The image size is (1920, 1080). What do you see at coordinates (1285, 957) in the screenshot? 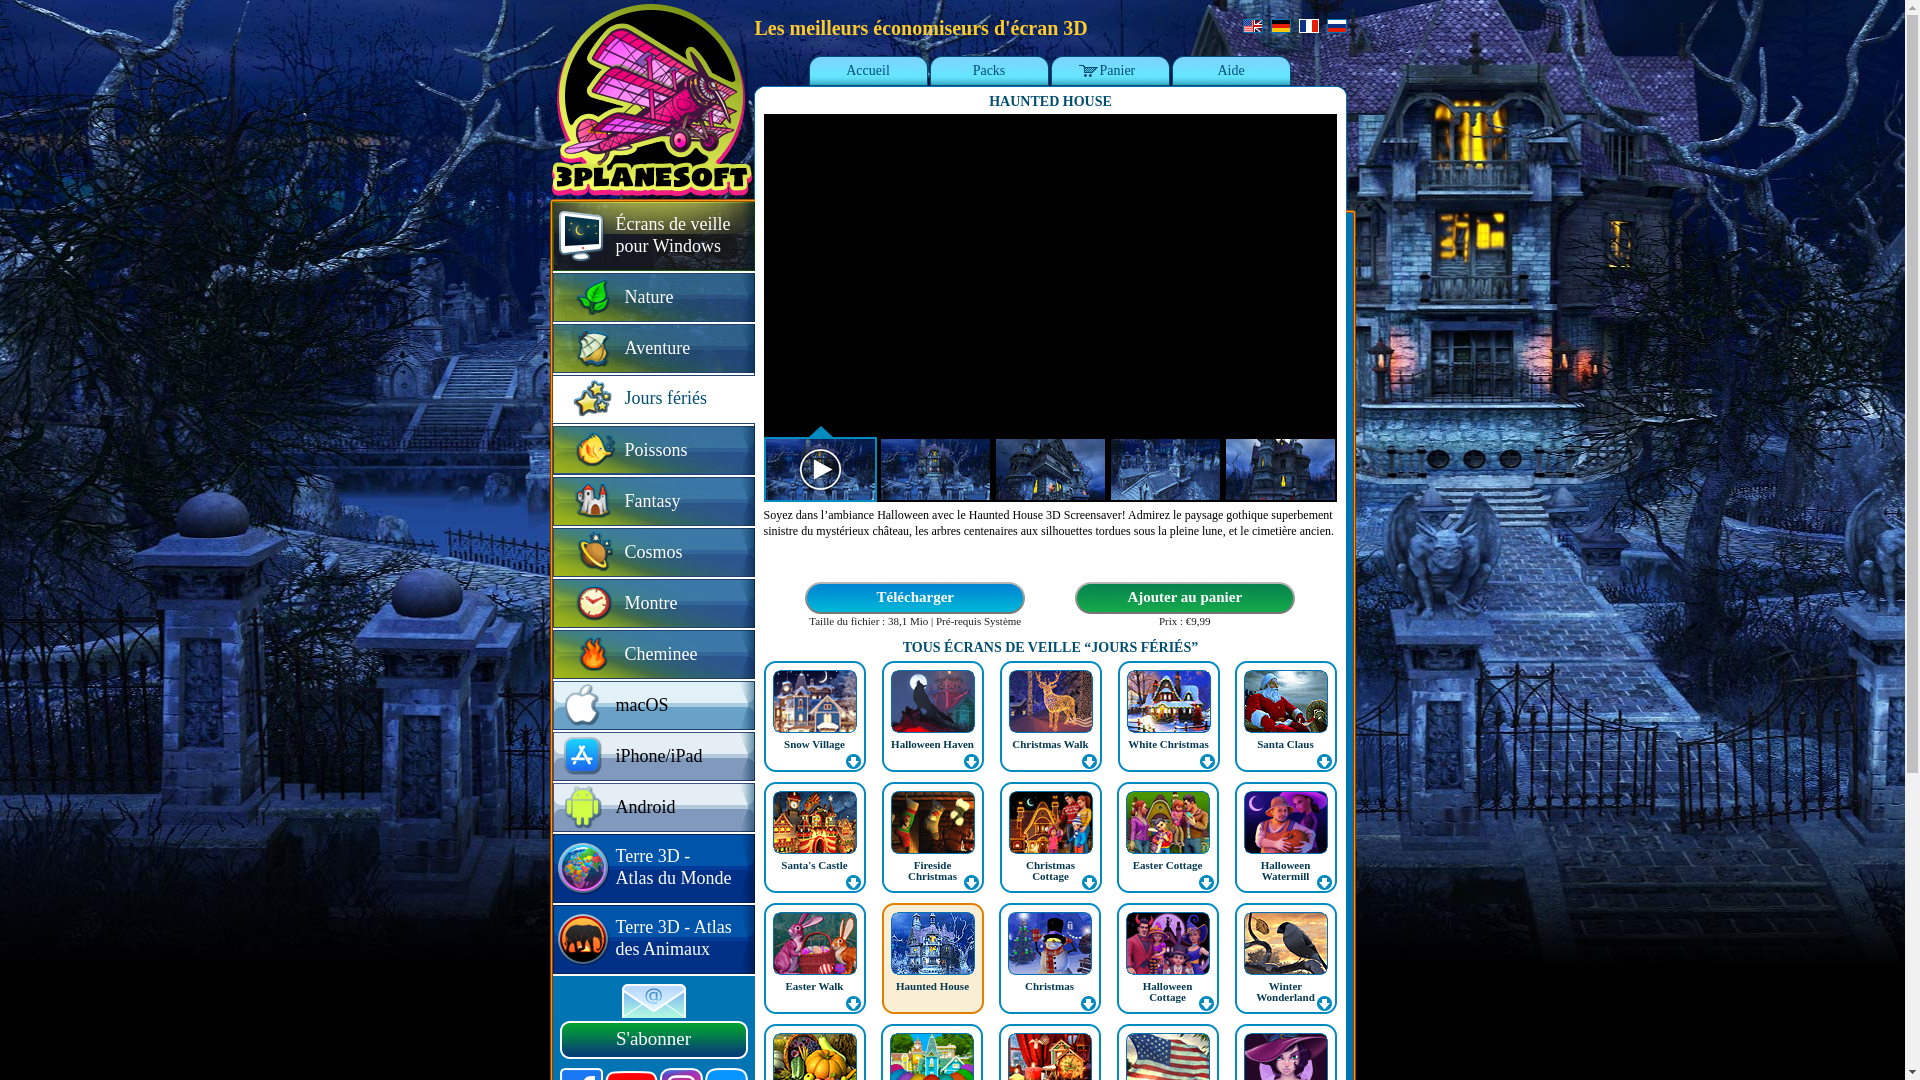
I see `'Winter Wonderland'` at bounding box center [1285, 957].